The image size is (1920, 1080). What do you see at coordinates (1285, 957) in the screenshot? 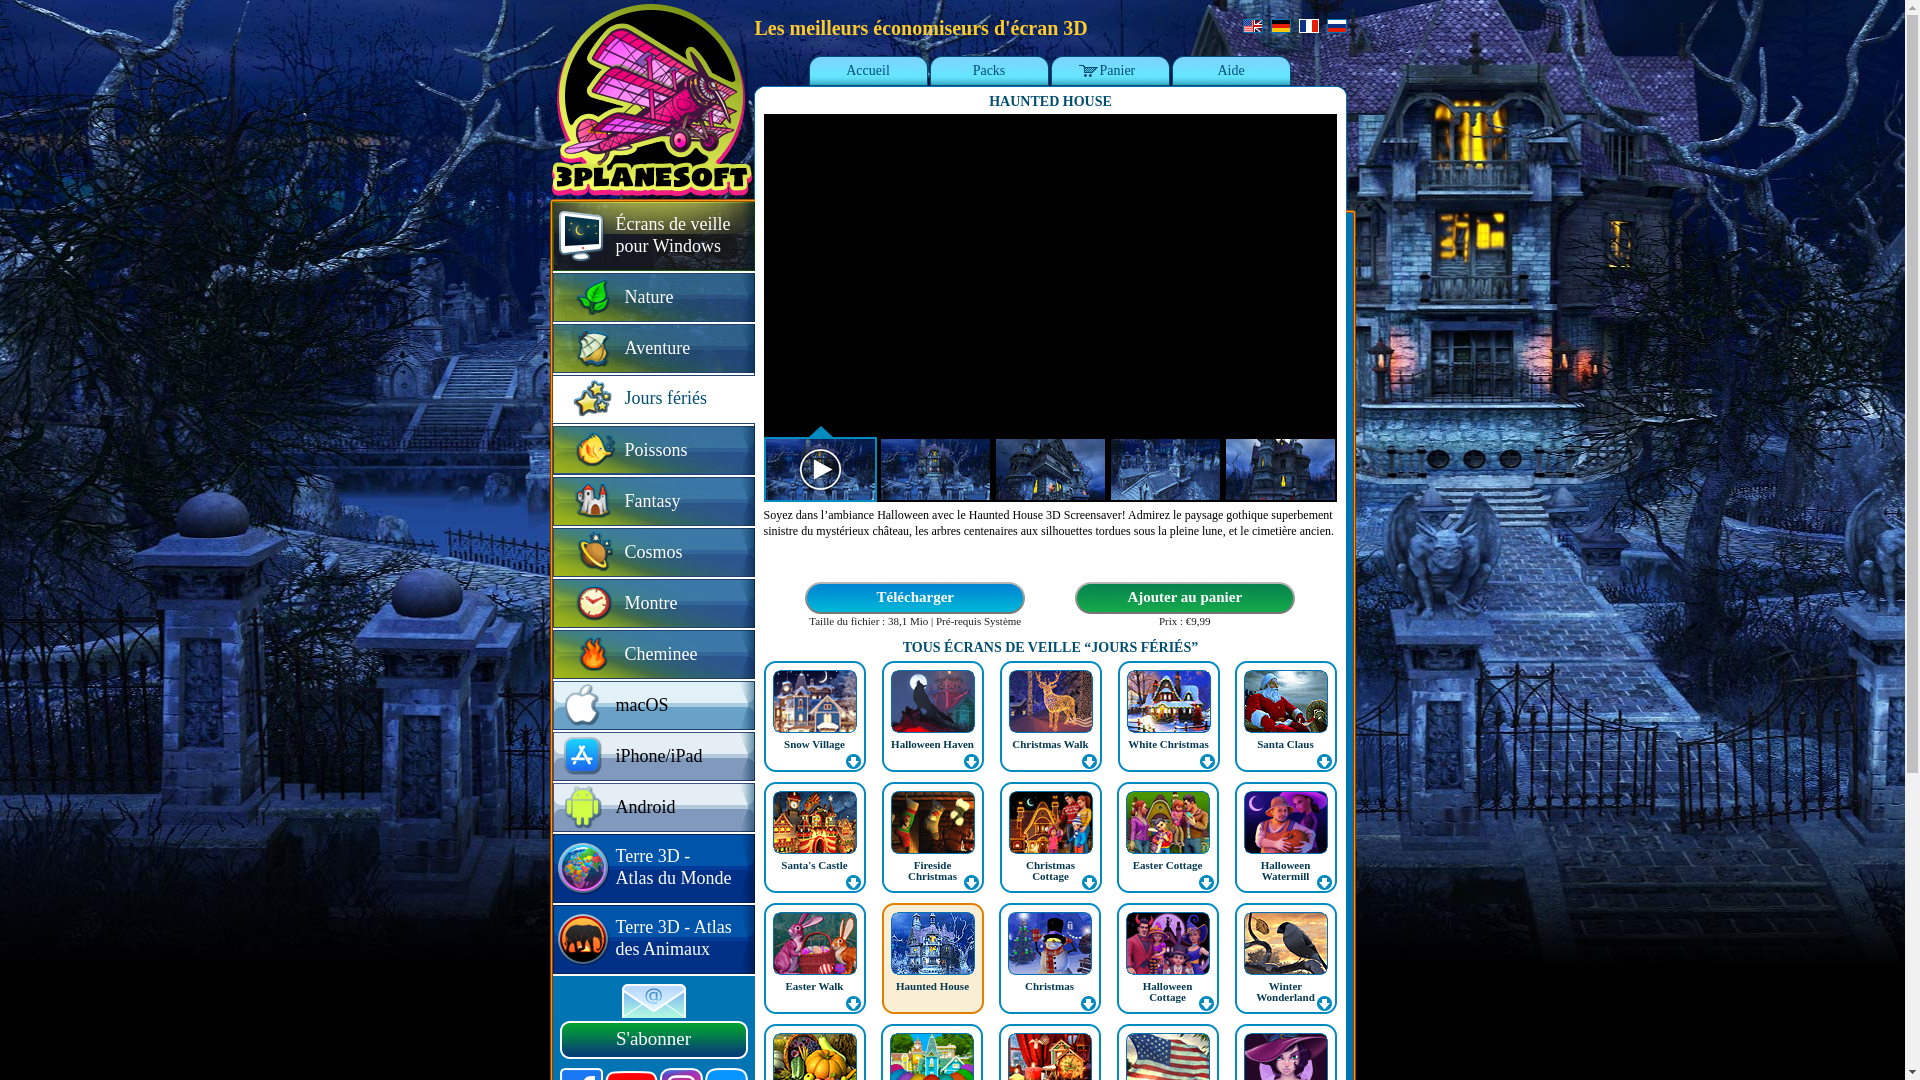
I see `'Winter Wonderland'` at bounding box center [1285, 957].